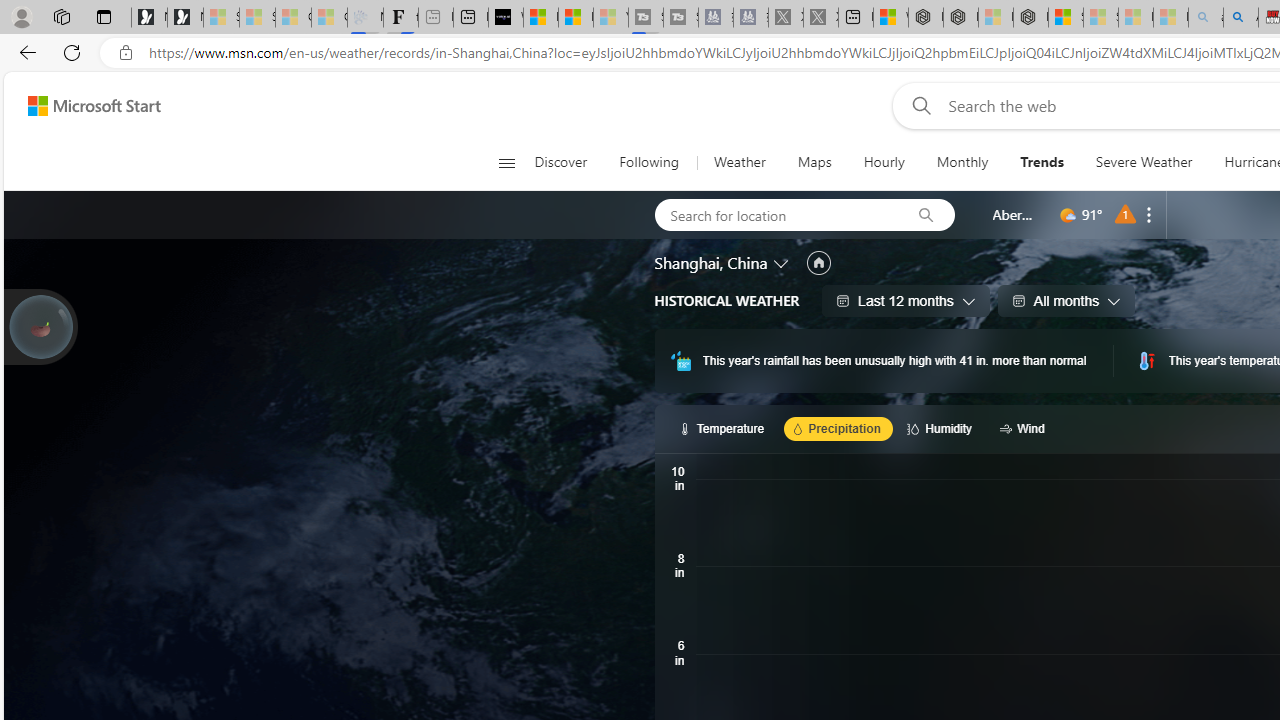 The width and height of the screenshot is (1280, 720). I want to click on 'Shanghai, China', so click(711, 262).